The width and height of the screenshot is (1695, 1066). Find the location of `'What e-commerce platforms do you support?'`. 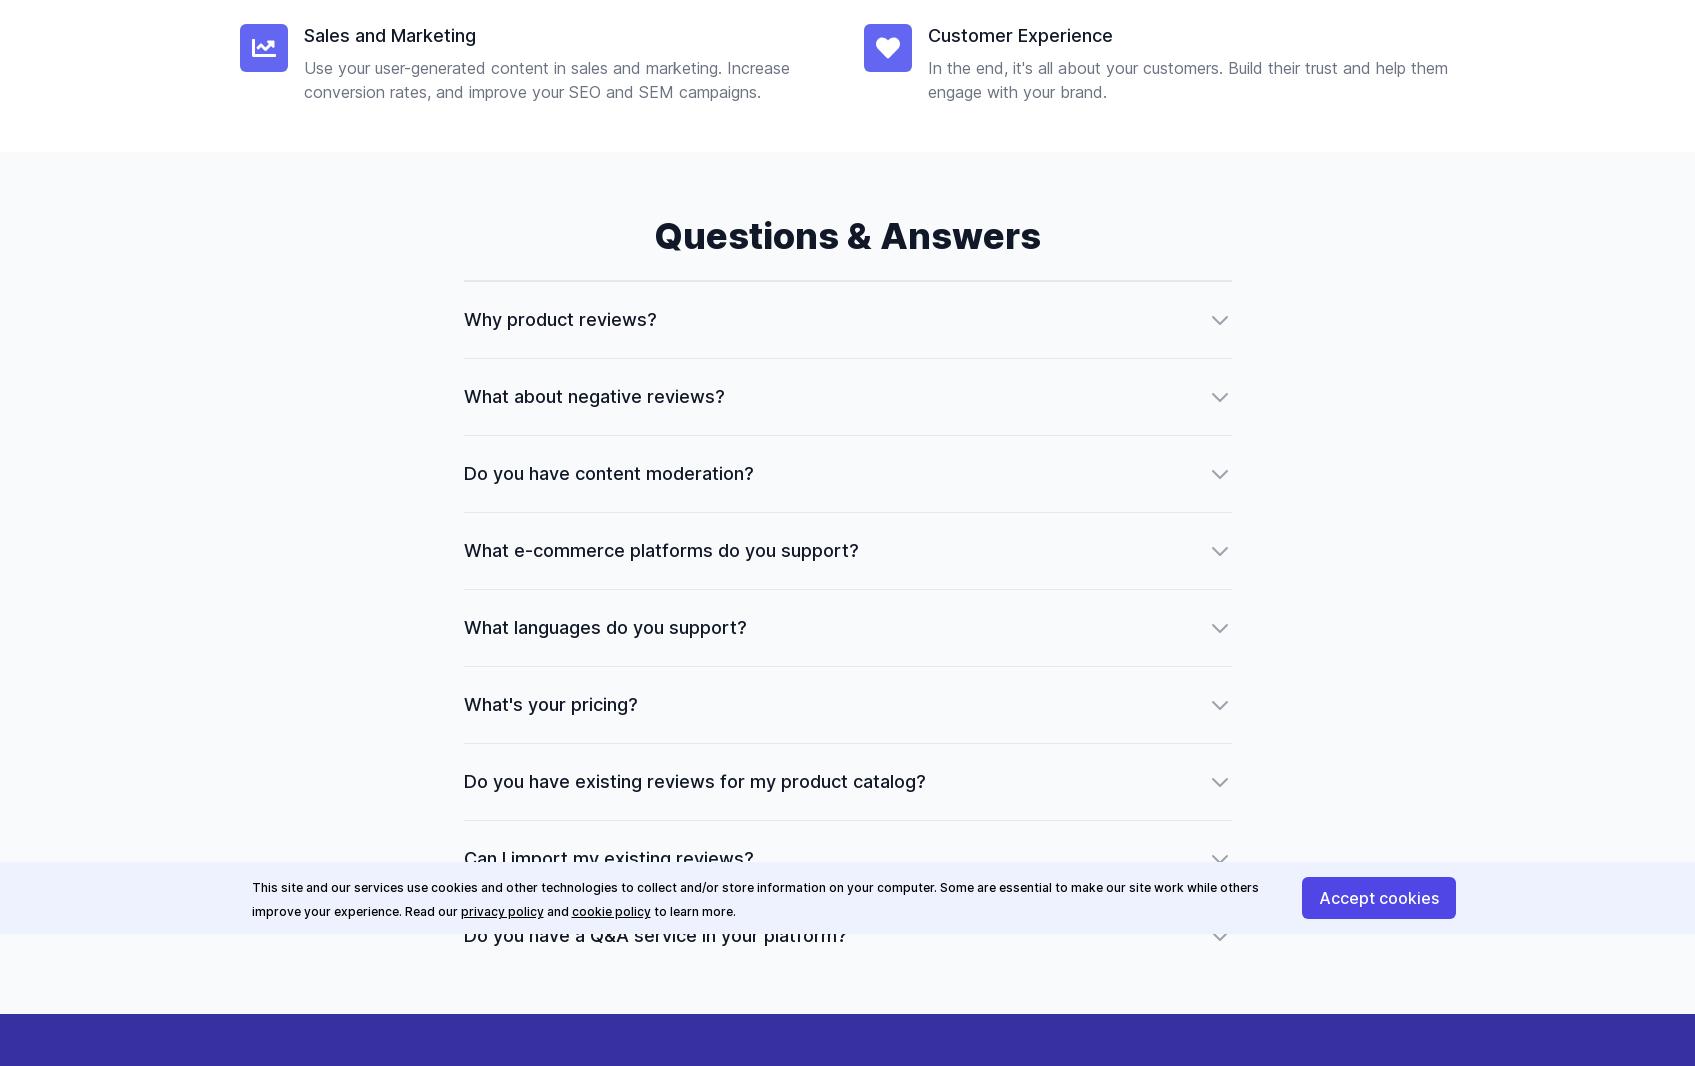

'What e-commerce platforms do you support?' is located at coordinates (462, 549).